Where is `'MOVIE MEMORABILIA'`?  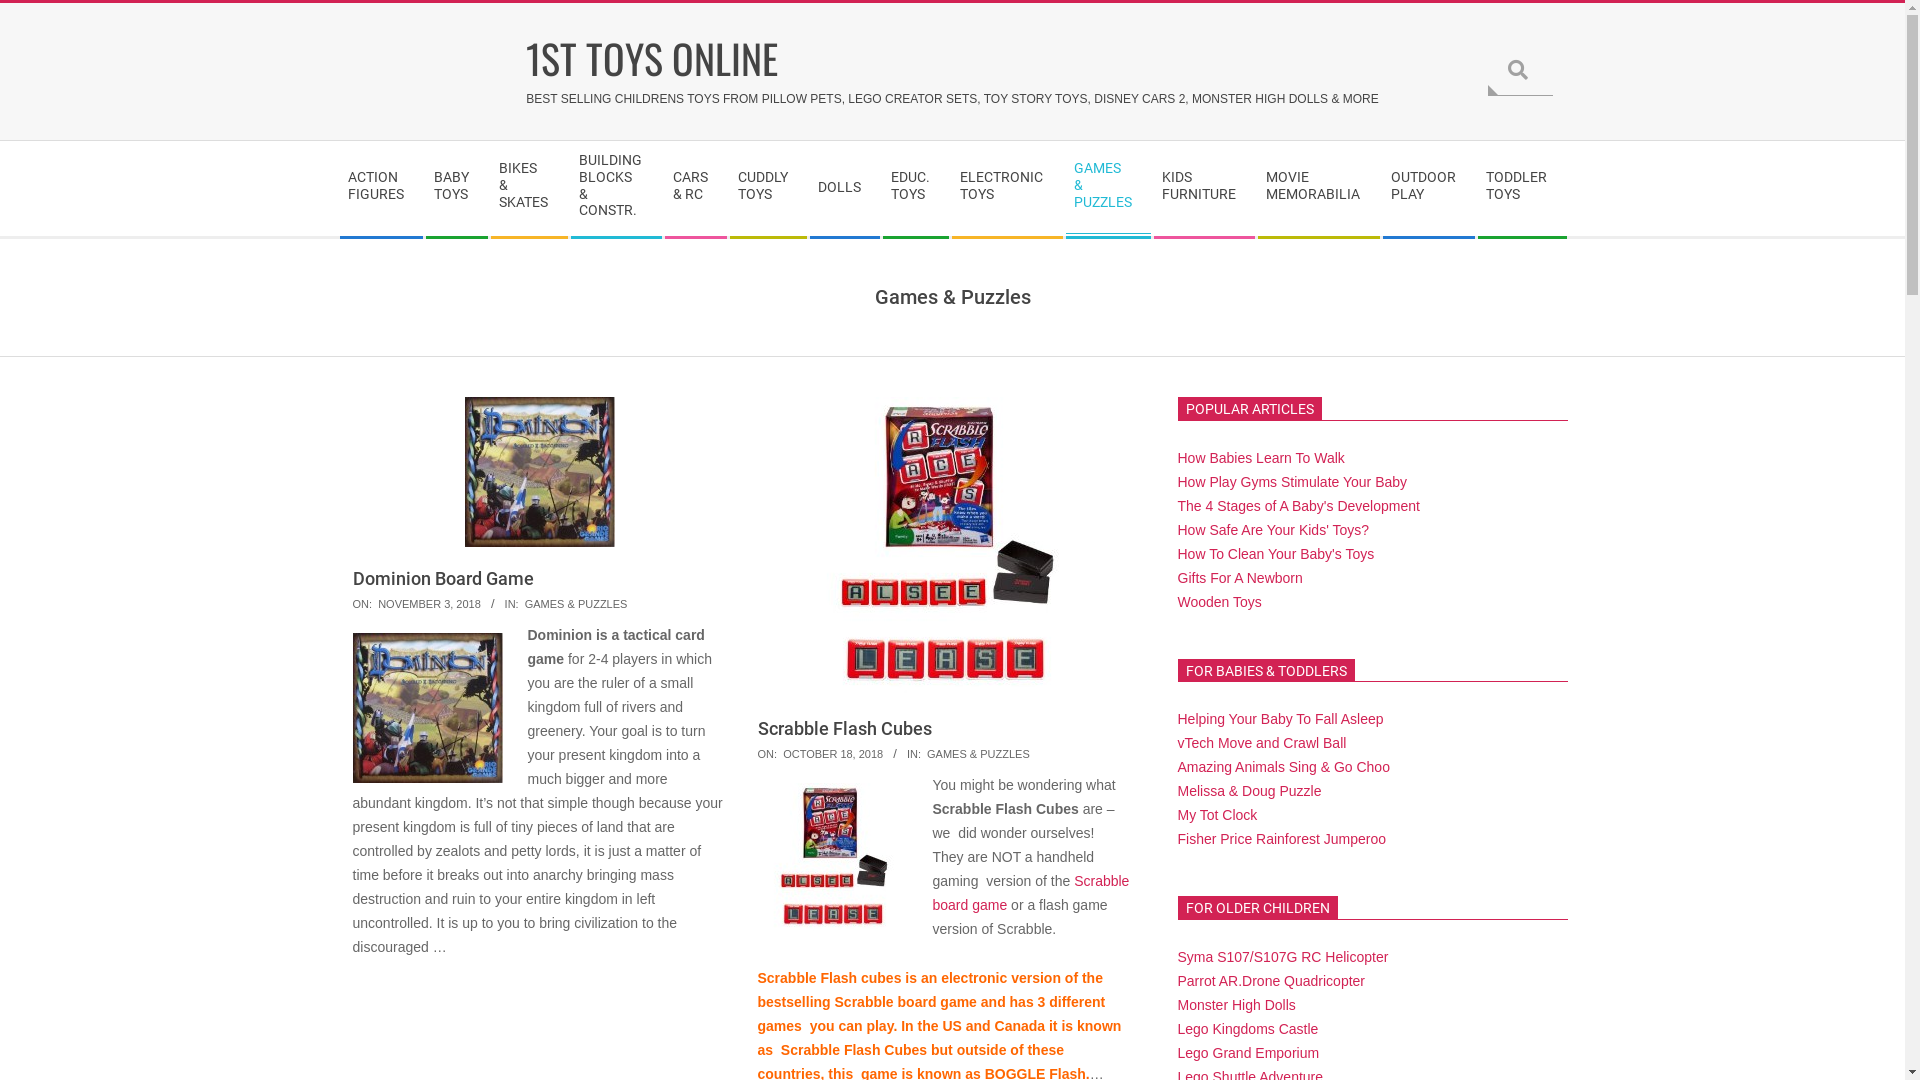
'MOVIE MEMORABILIA' is located at coordinates (1318, 189).